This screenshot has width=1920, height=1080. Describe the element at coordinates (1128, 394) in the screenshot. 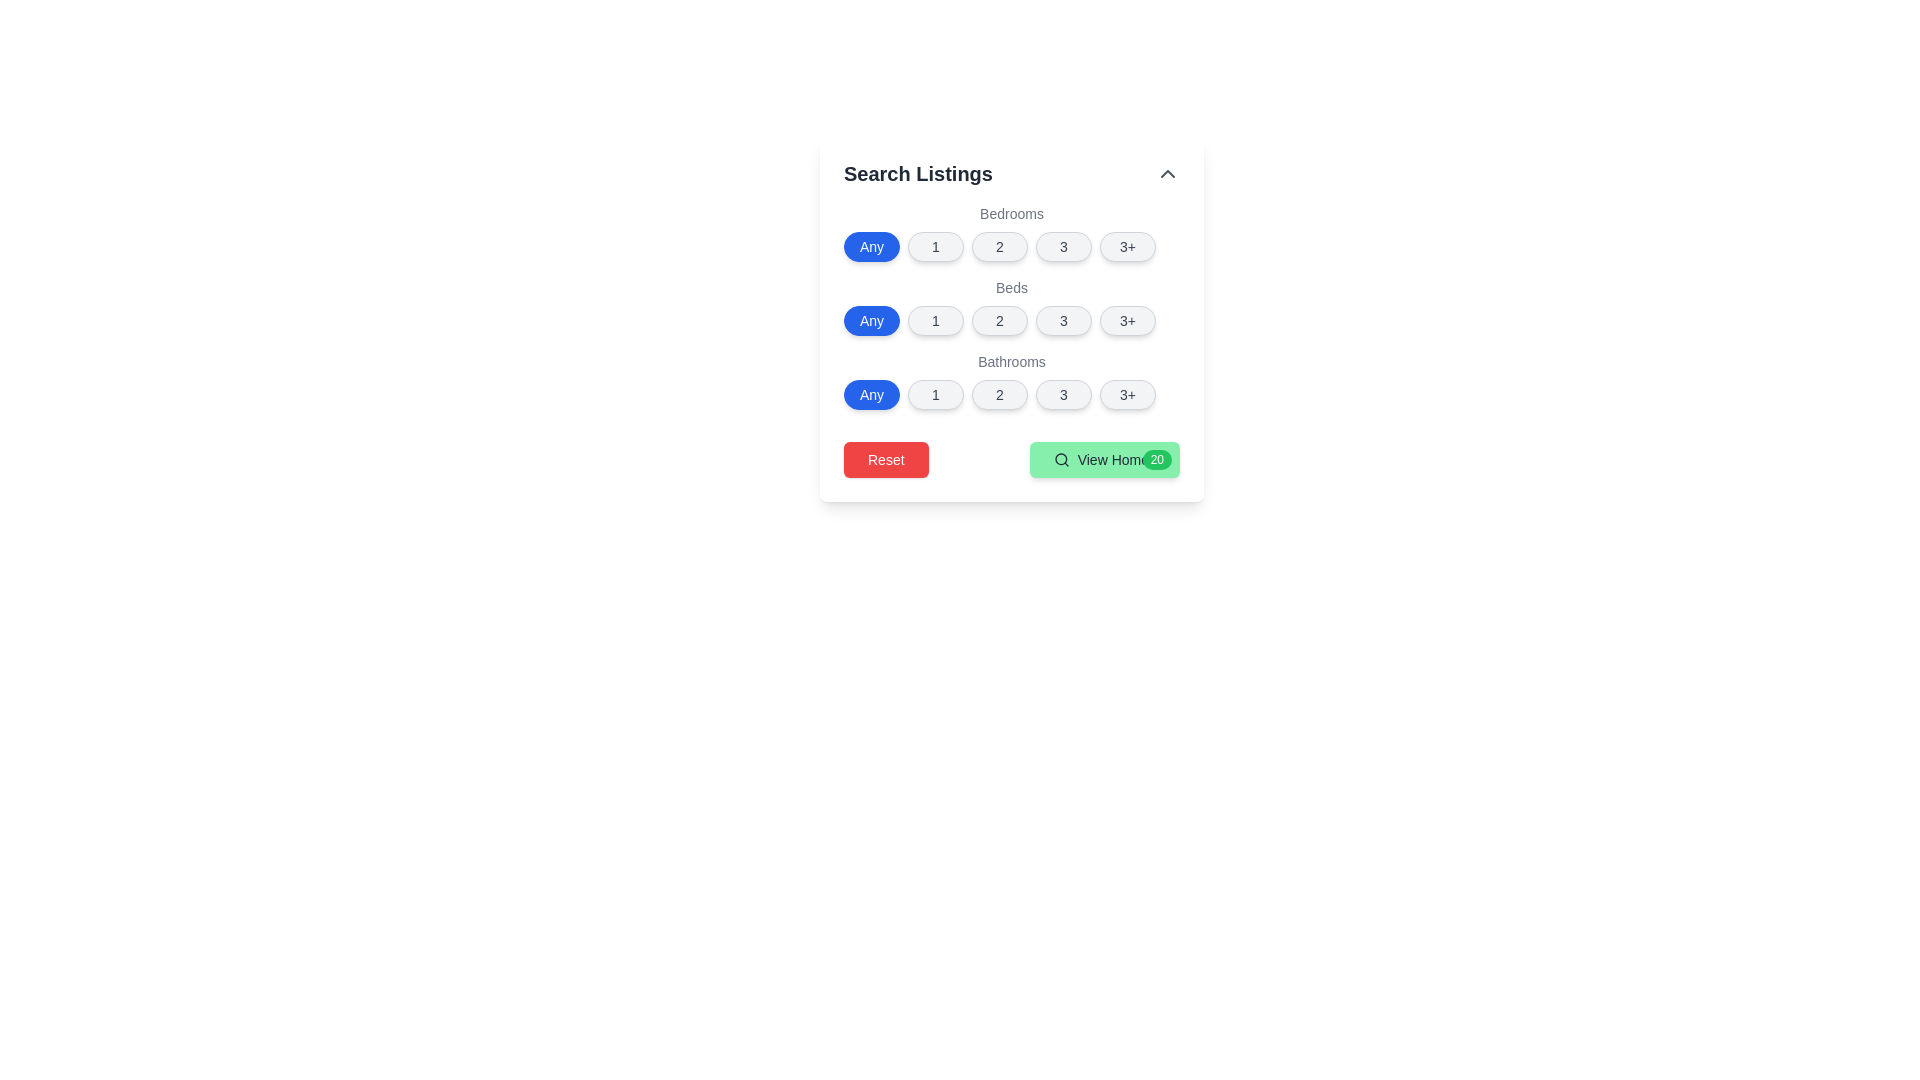

I see `the round-cornered button labeled '3+' located in the 'Bathrooms' row` at that location.